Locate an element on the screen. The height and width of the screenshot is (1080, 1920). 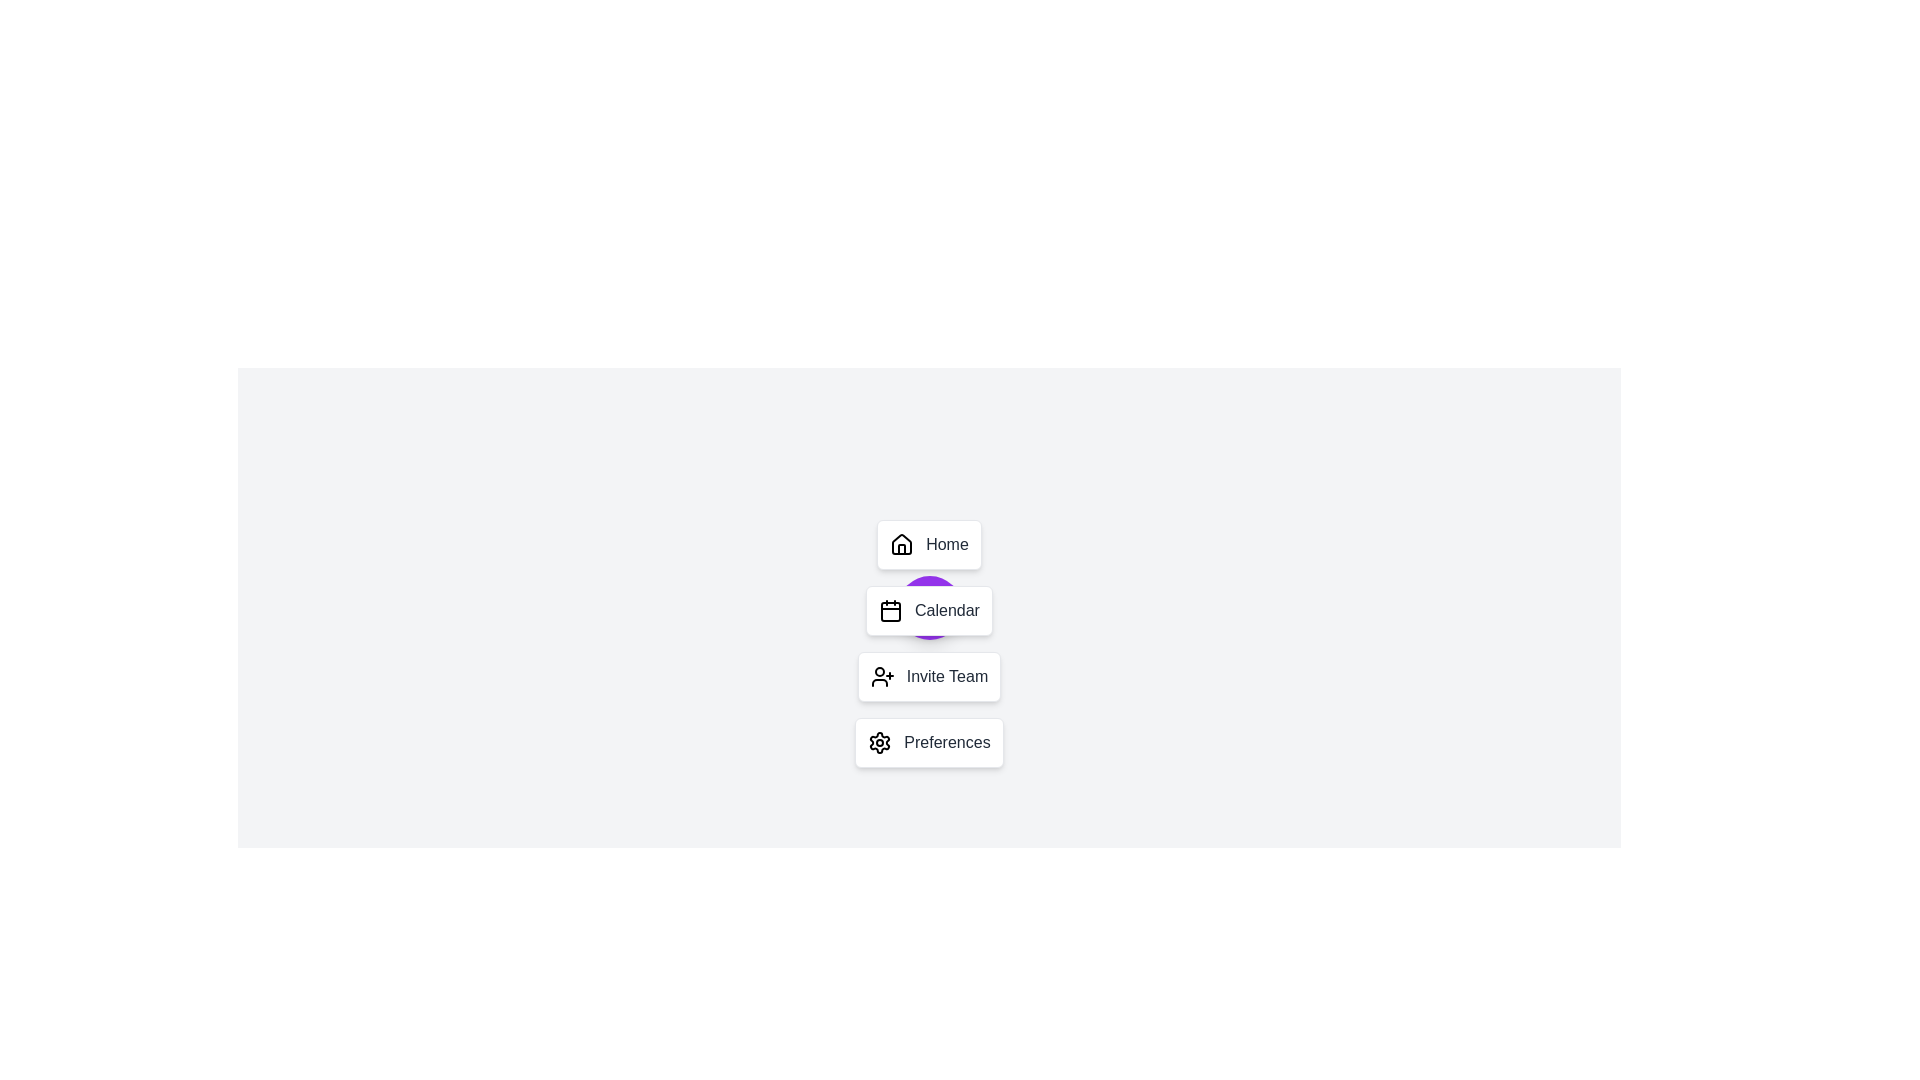
the user symbol plus icon within the 'Invite Team' card, which is the third item in the vertical list of menu items is located at coordinates (881, 676).